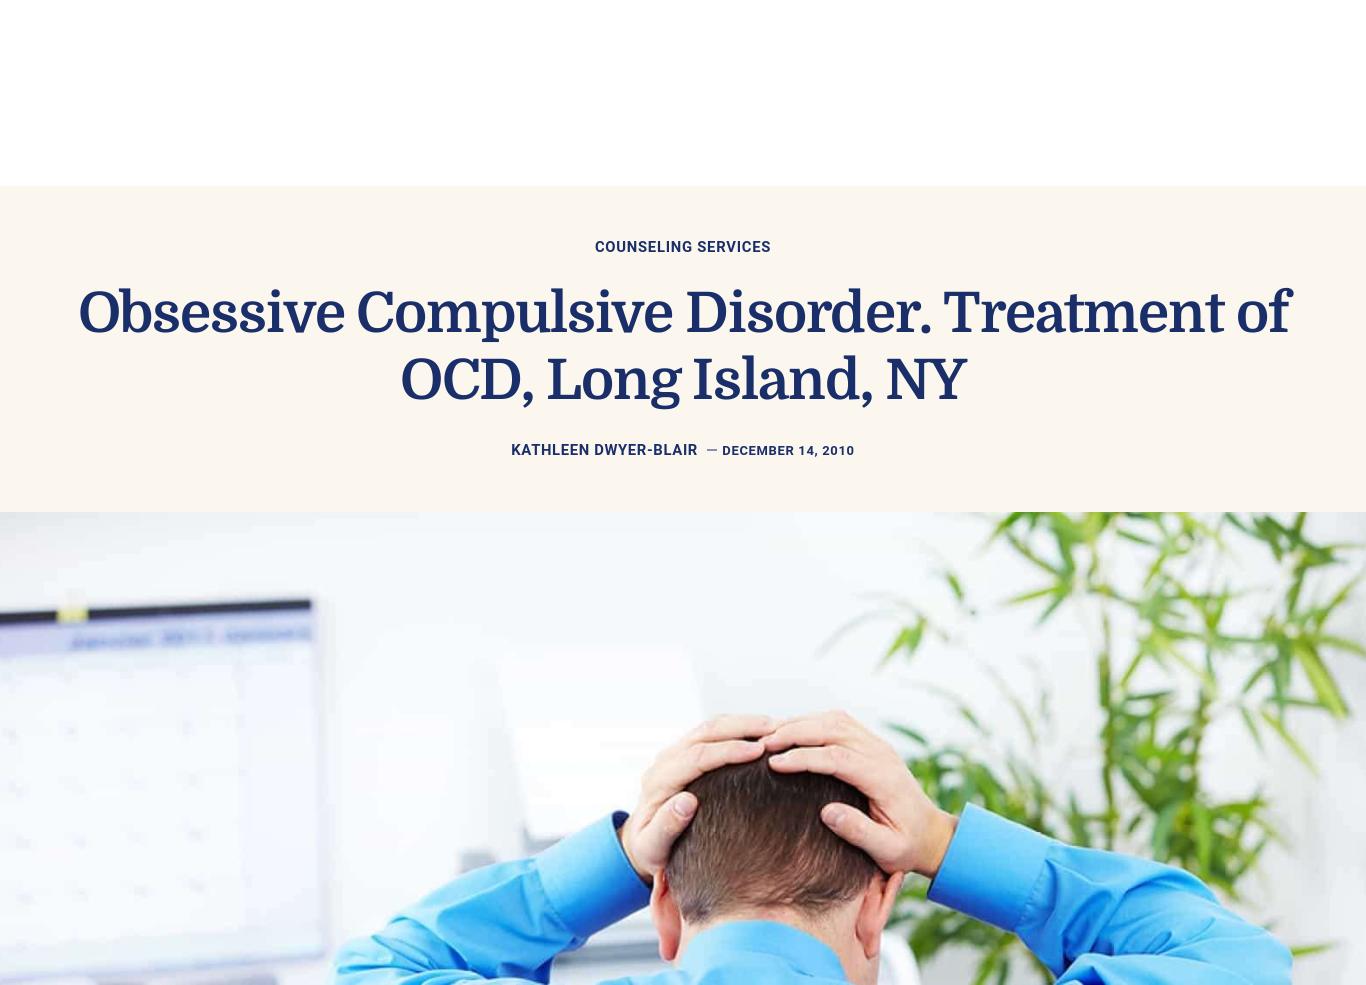  I want to click on 'Phone', so click(336, 383).